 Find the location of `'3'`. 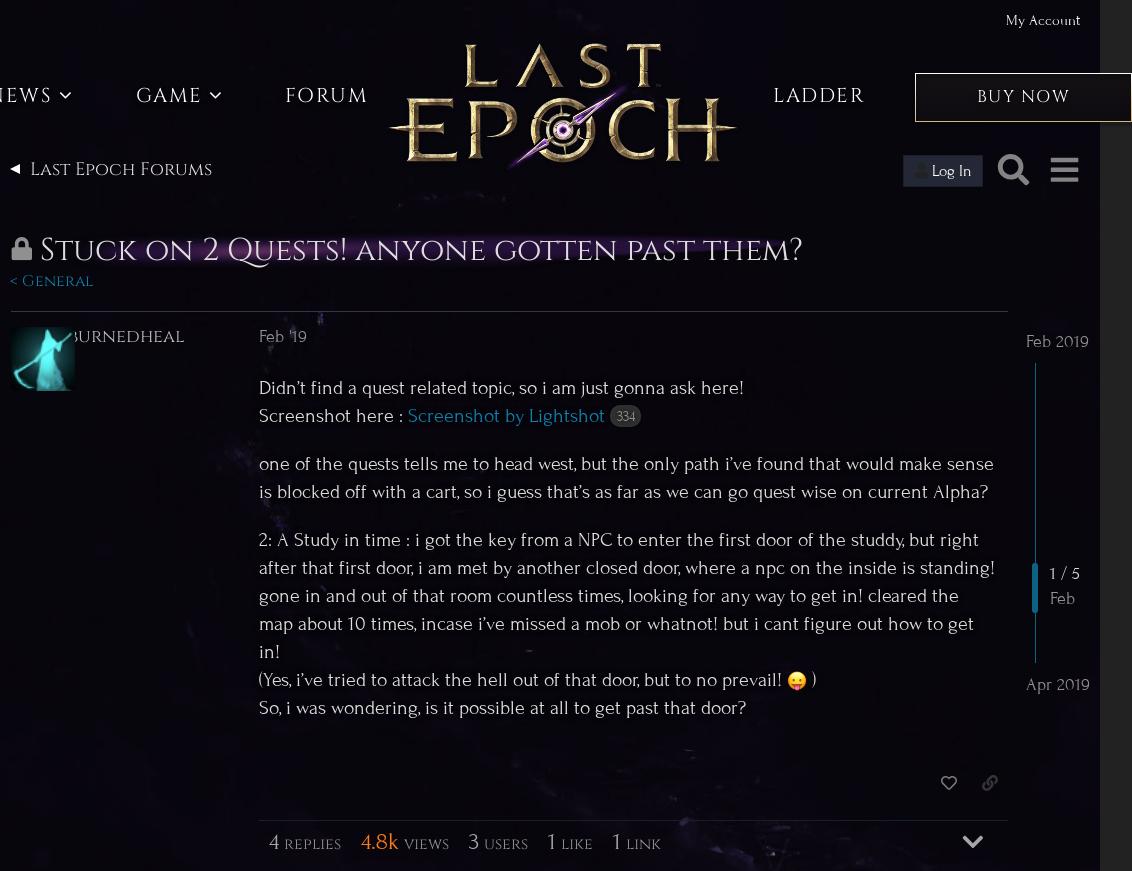

'3' is located at coordinates (472, 840).